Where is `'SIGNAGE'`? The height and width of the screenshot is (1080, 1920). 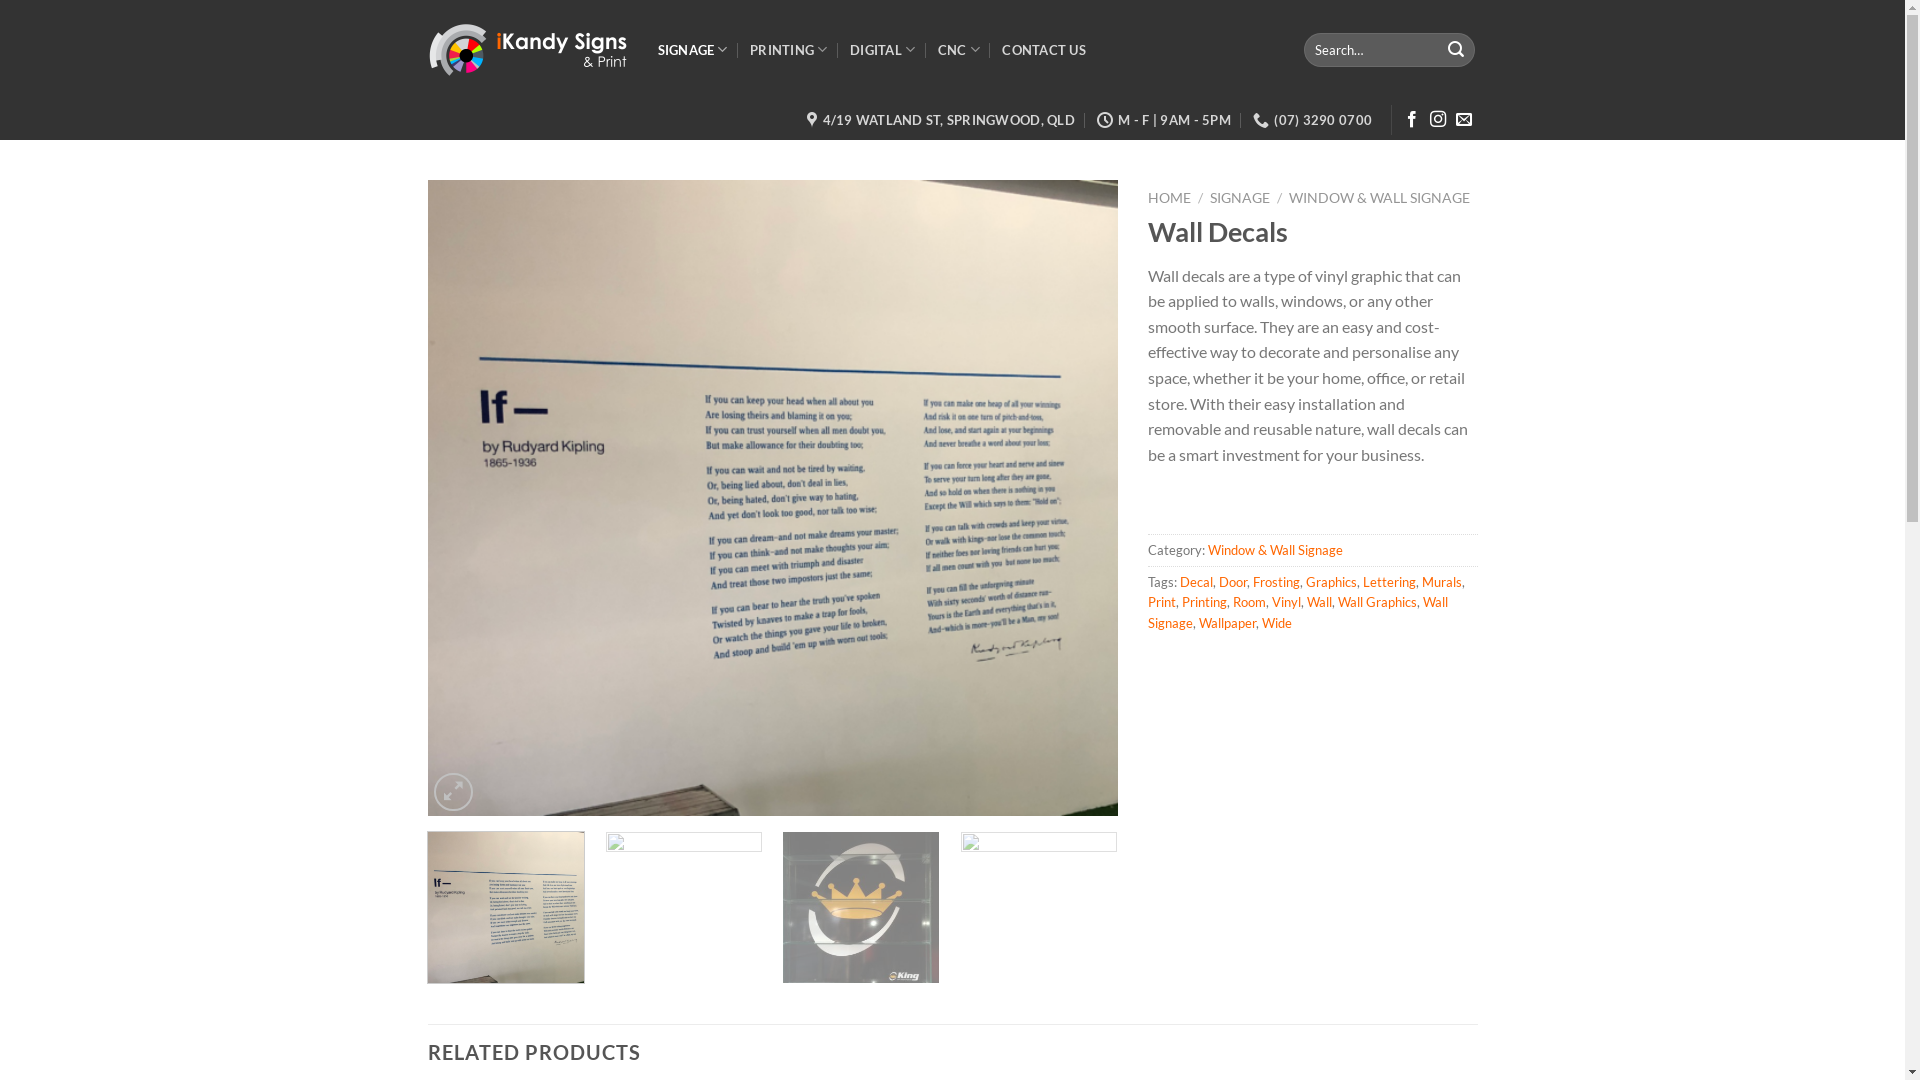
'SIGNAGE' is located at coordinates (692, 48).